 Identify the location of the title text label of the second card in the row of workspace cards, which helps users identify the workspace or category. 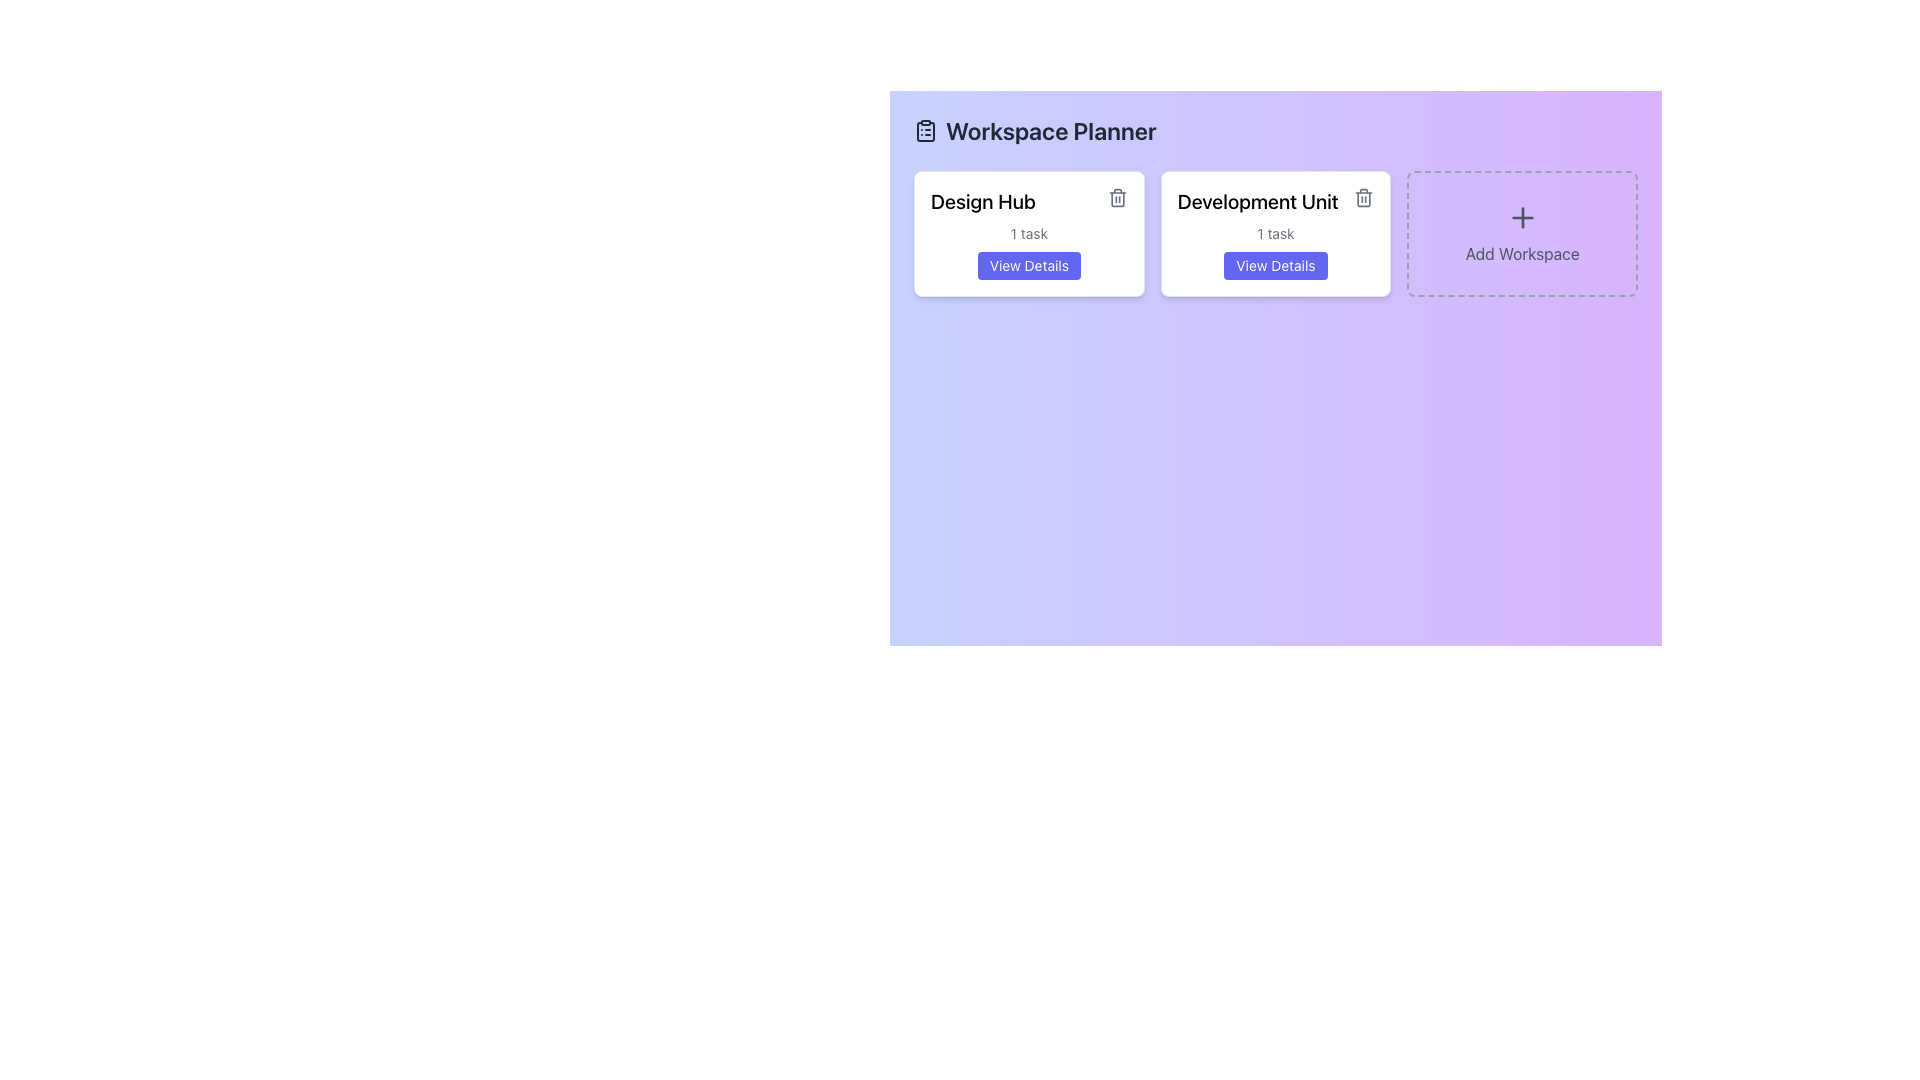
(1257, 201).